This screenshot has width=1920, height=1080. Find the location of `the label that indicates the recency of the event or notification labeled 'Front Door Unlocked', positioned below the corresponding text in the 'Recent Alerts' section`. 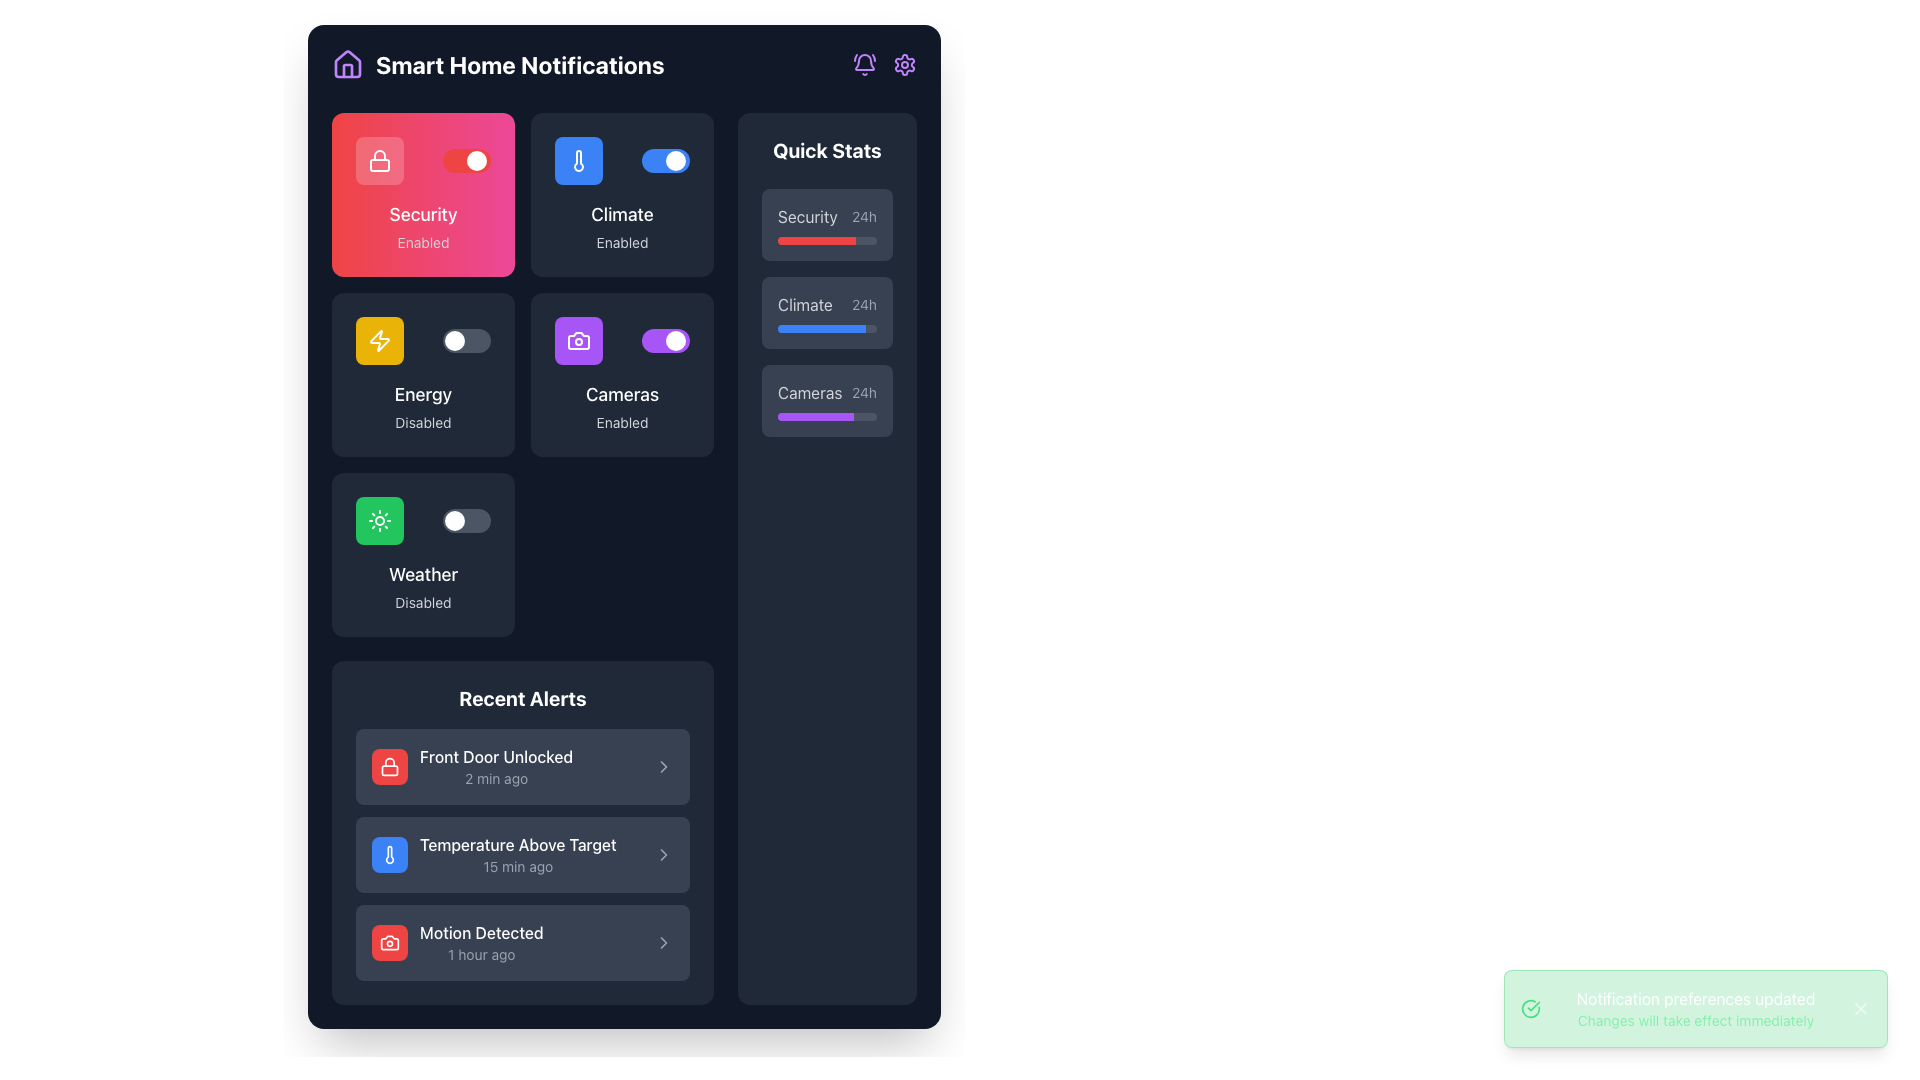

the label that indicates the recency of the event or notification labeled 'Front Door Unlocked', positioned below the corresponding text in the 'Recent Alerts' section is located at coordinates (496, 778).